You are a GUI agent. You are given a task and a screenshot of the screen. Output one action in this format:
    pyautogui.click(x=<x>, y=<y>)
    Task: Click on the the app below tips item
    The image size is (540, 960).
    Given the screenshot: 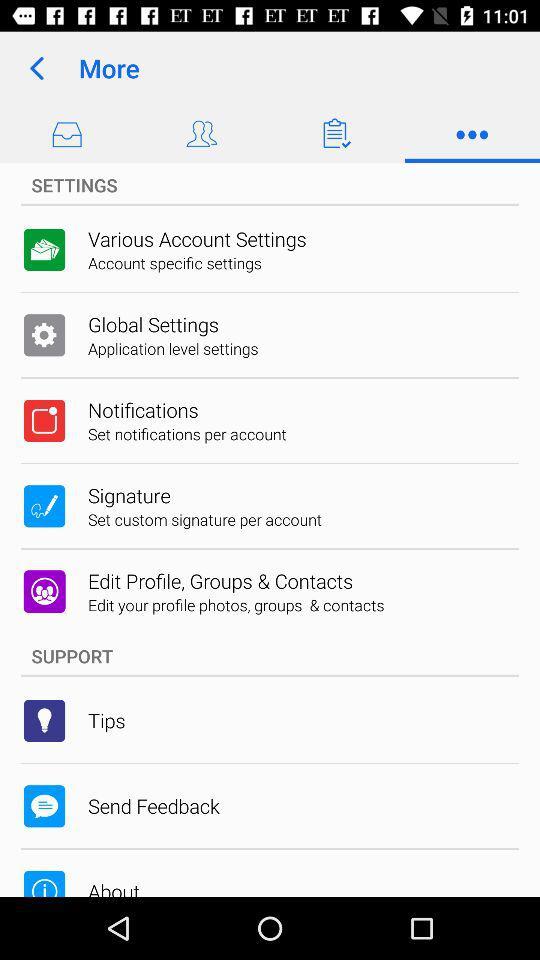 What is the action you would take?
    pyautogui.click(x=152, y=806)
    